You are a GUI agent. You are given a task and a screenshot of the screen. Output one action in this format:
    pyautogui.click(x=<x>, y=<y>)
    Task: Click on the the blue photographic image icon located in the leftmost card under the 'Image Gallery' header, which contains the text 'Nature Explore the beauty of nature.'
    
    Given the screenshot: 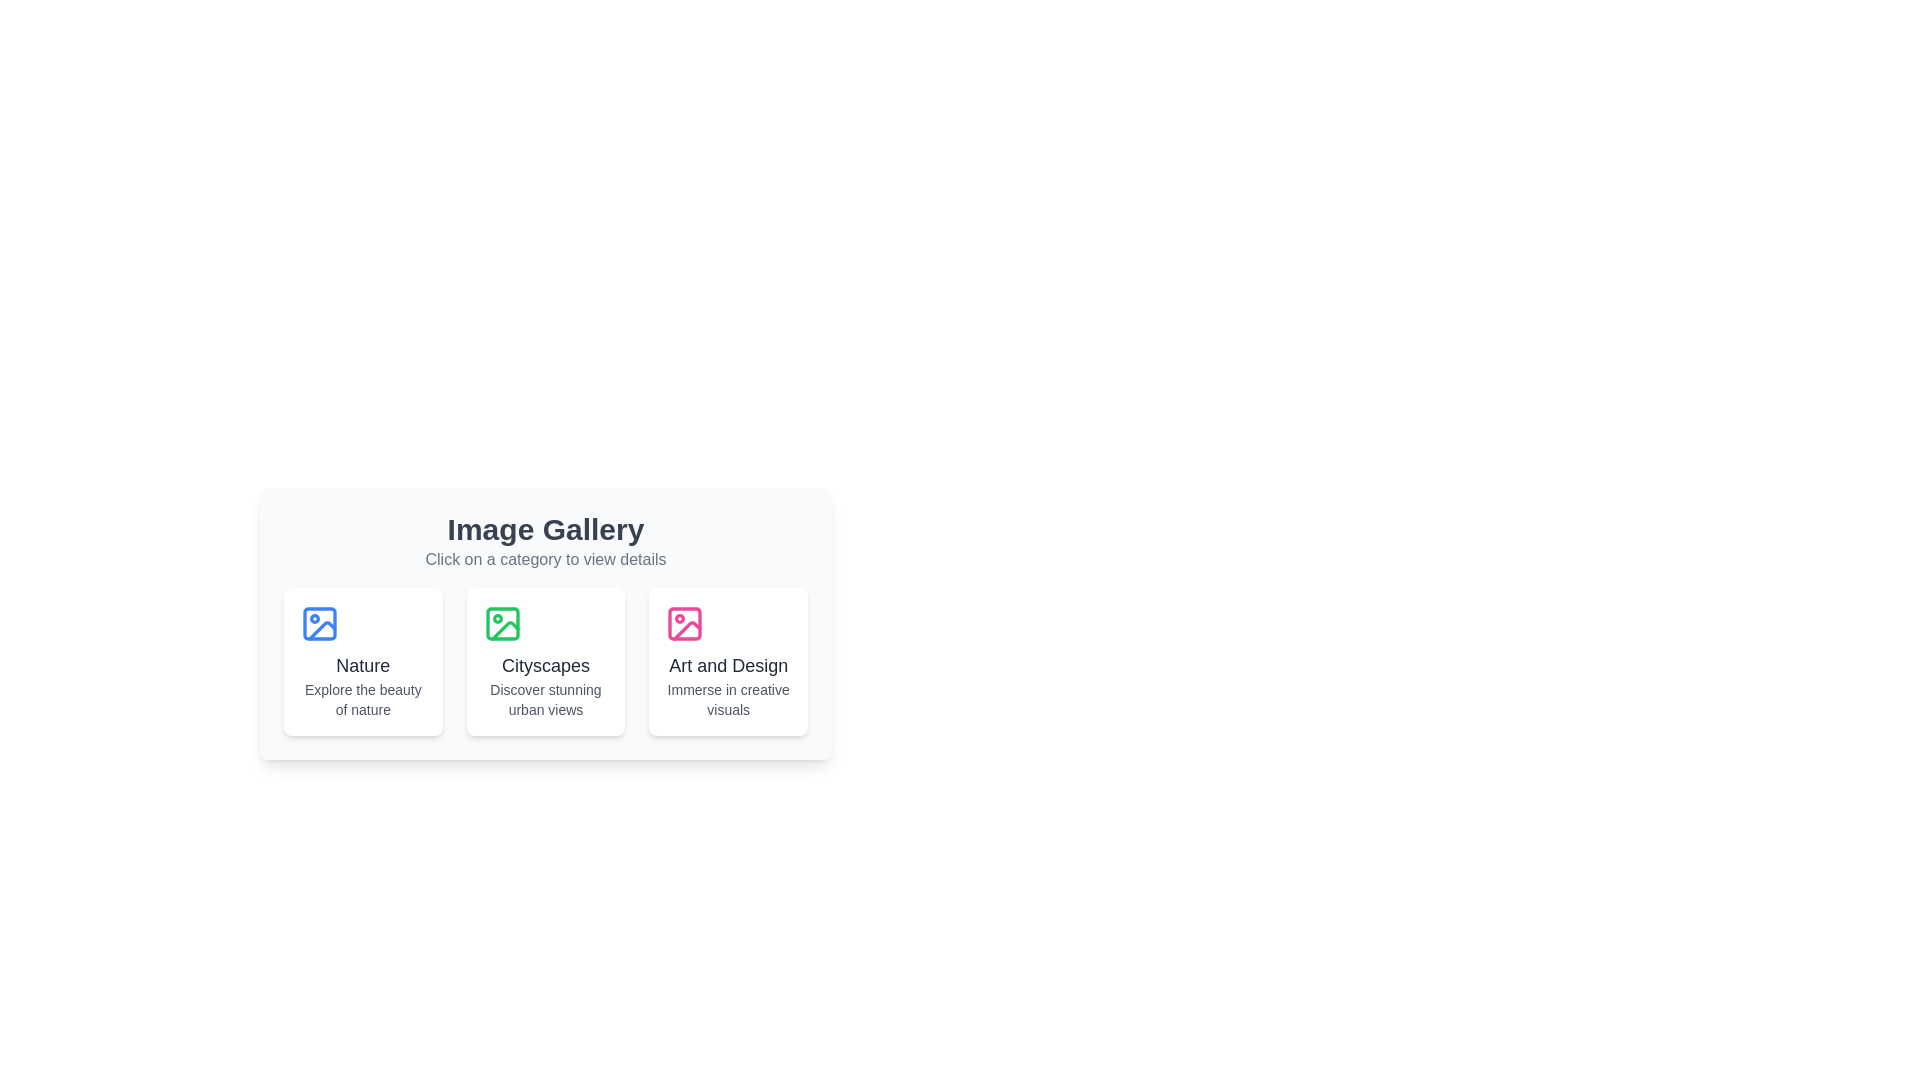 What is the action you would take?
    pyautogui.click(x=320, y=623)
    